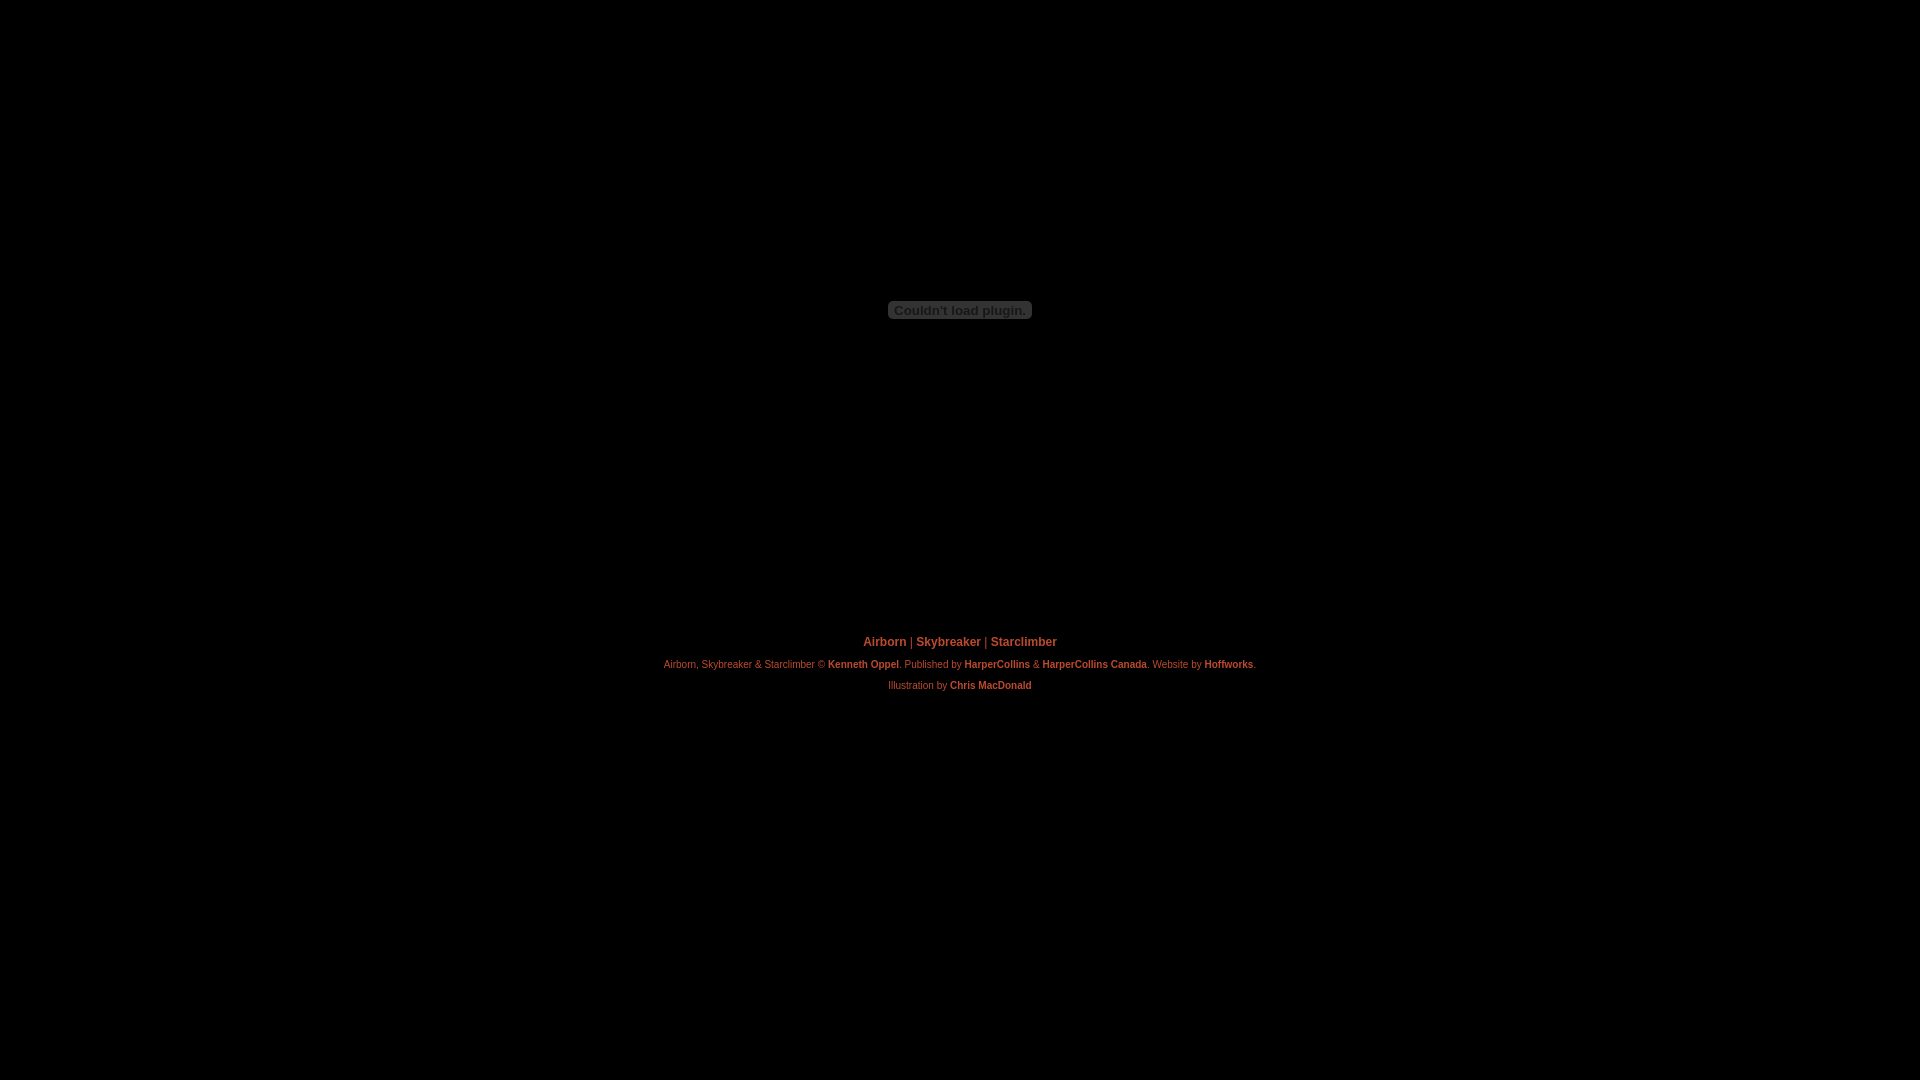 The image size is (1920, 1080). Describe the element at coordinates (949, 684) in the screenshot. I see `'Chris MacDonald'` at that location.